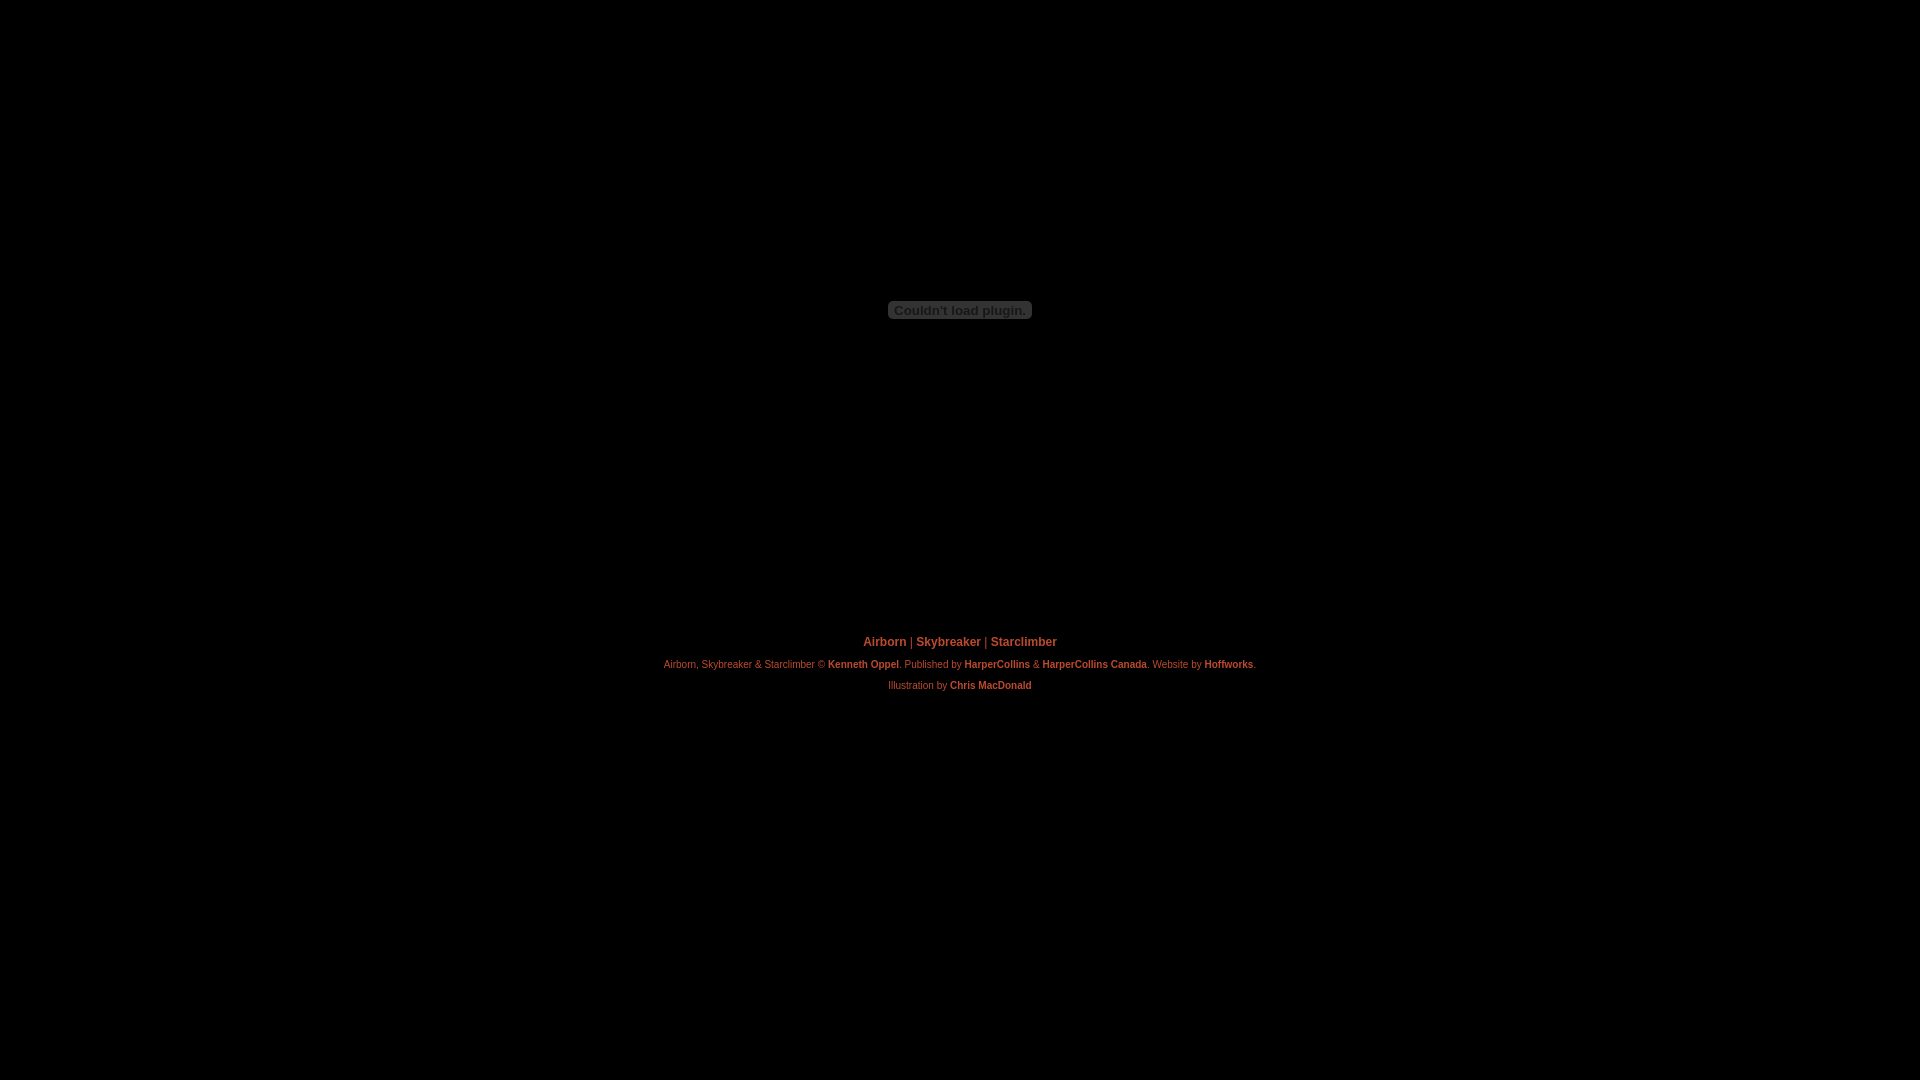 The image size is (1920, 1080). Describe the element at coordinates (949, 684) in the screenshot. I see `'Chris MacDonald'` at that location.